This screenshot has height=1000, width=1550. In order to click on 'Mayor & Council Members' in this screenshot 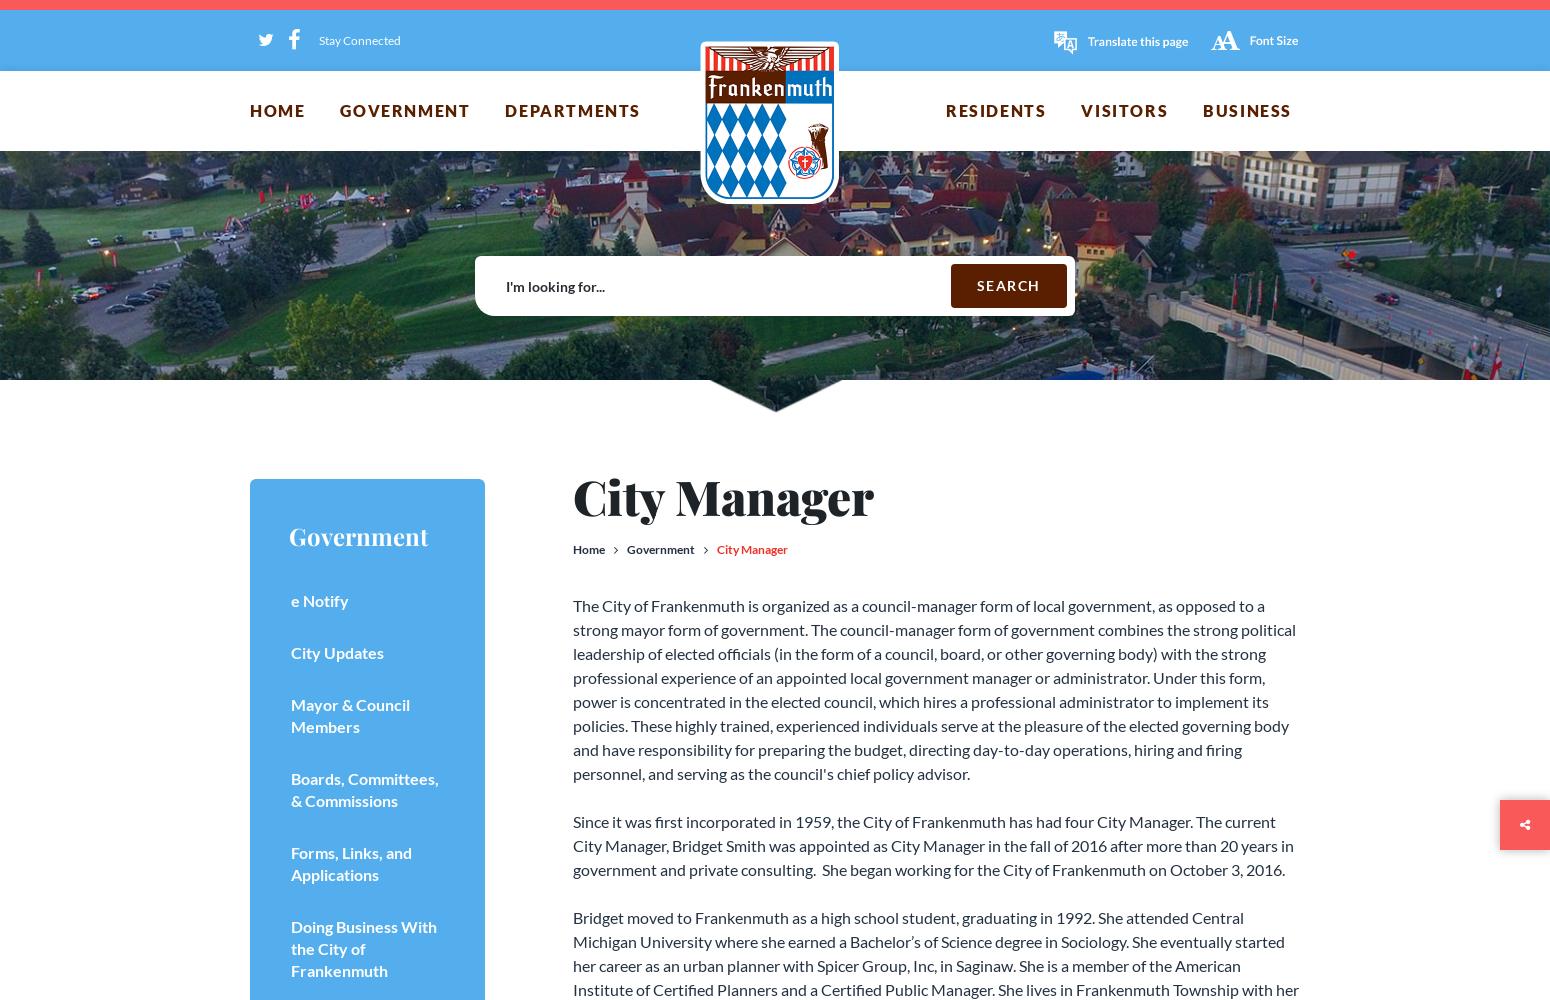, I will do `click(290, 714)`.